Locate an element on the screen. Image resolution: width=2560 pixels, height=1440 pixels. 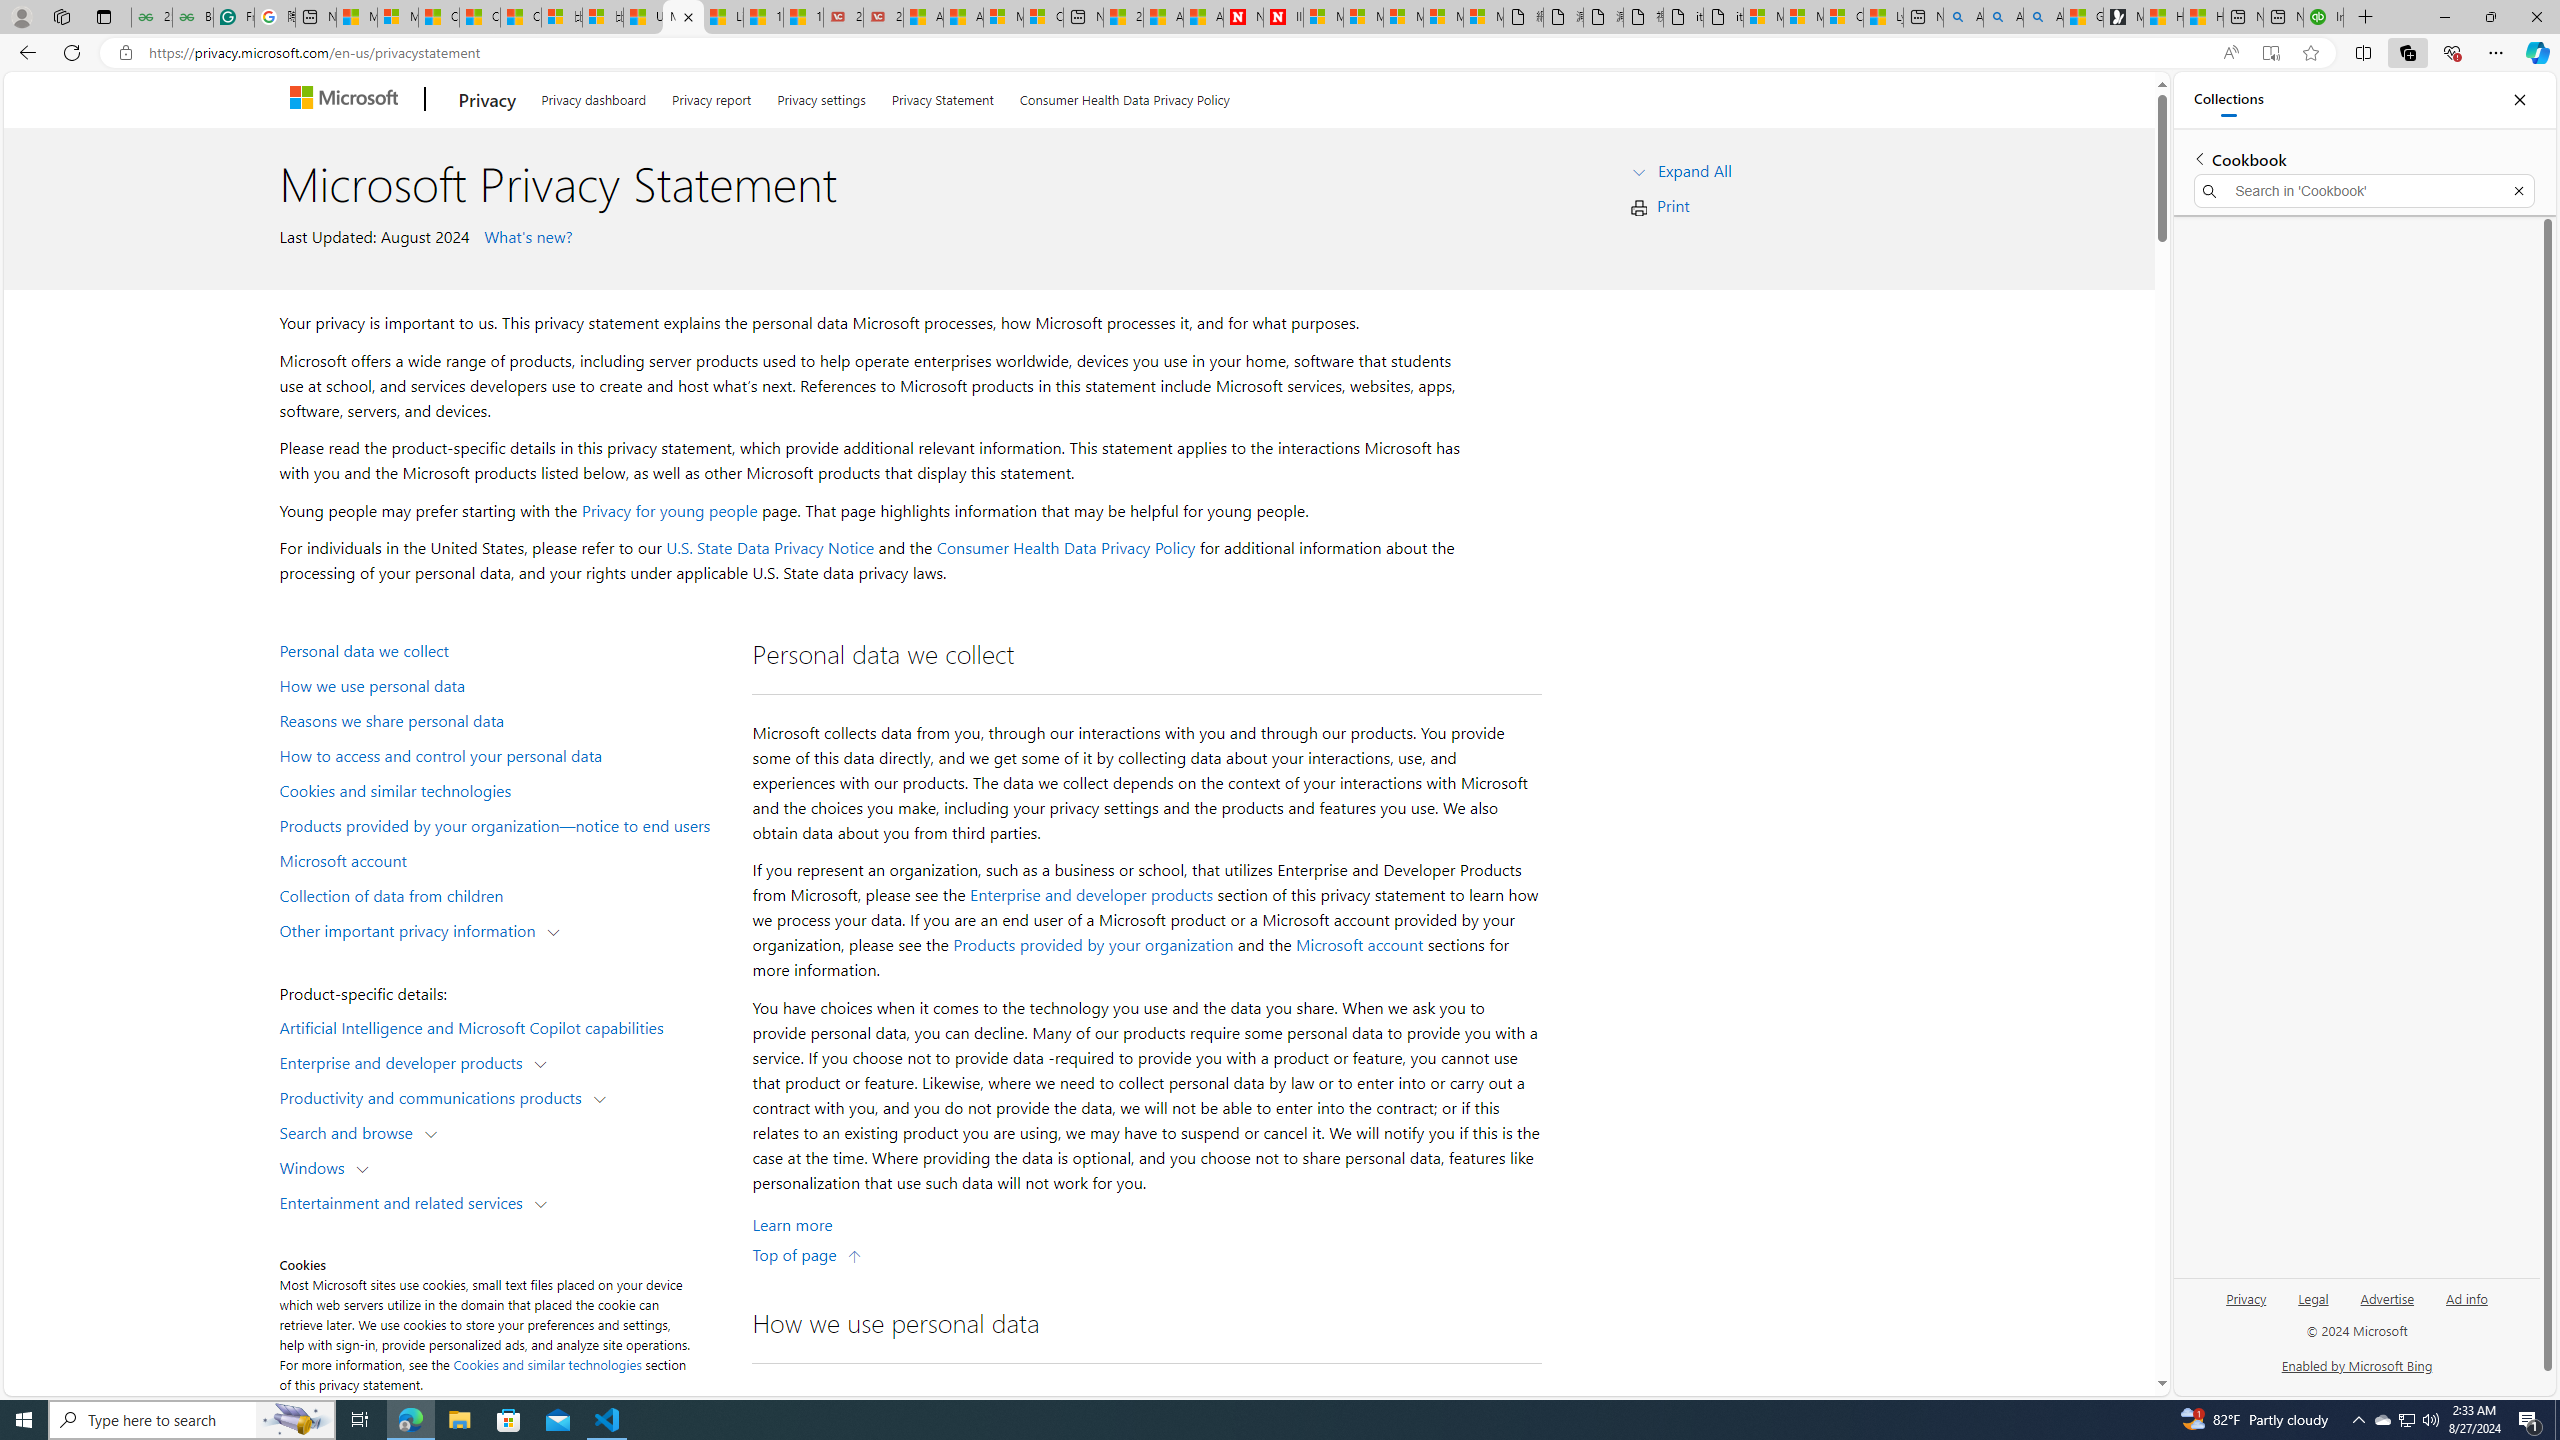
'Alabama high school quarterback dies - Search' is located at coordinates (1962, 16).